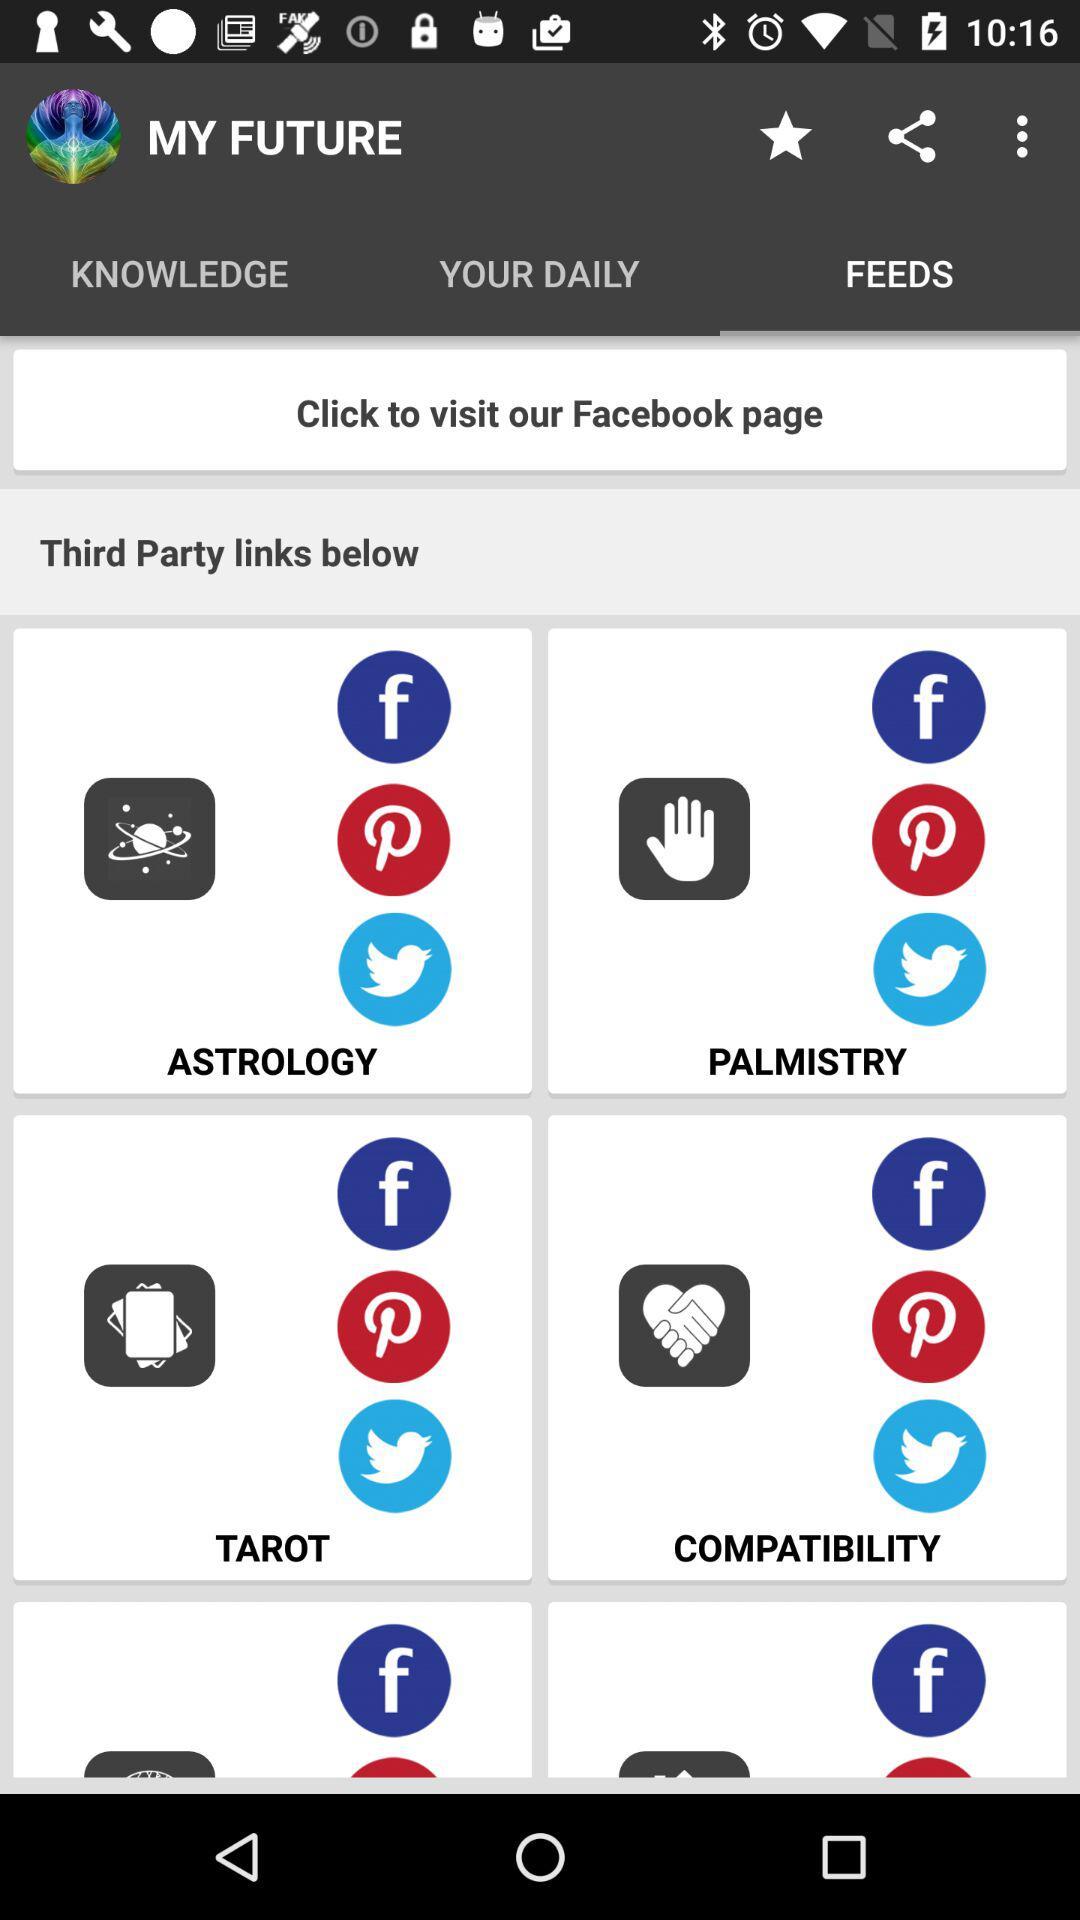  Describe the element at coordinates (394, 707) in the screenshot. I see `share to facebook` at that location.